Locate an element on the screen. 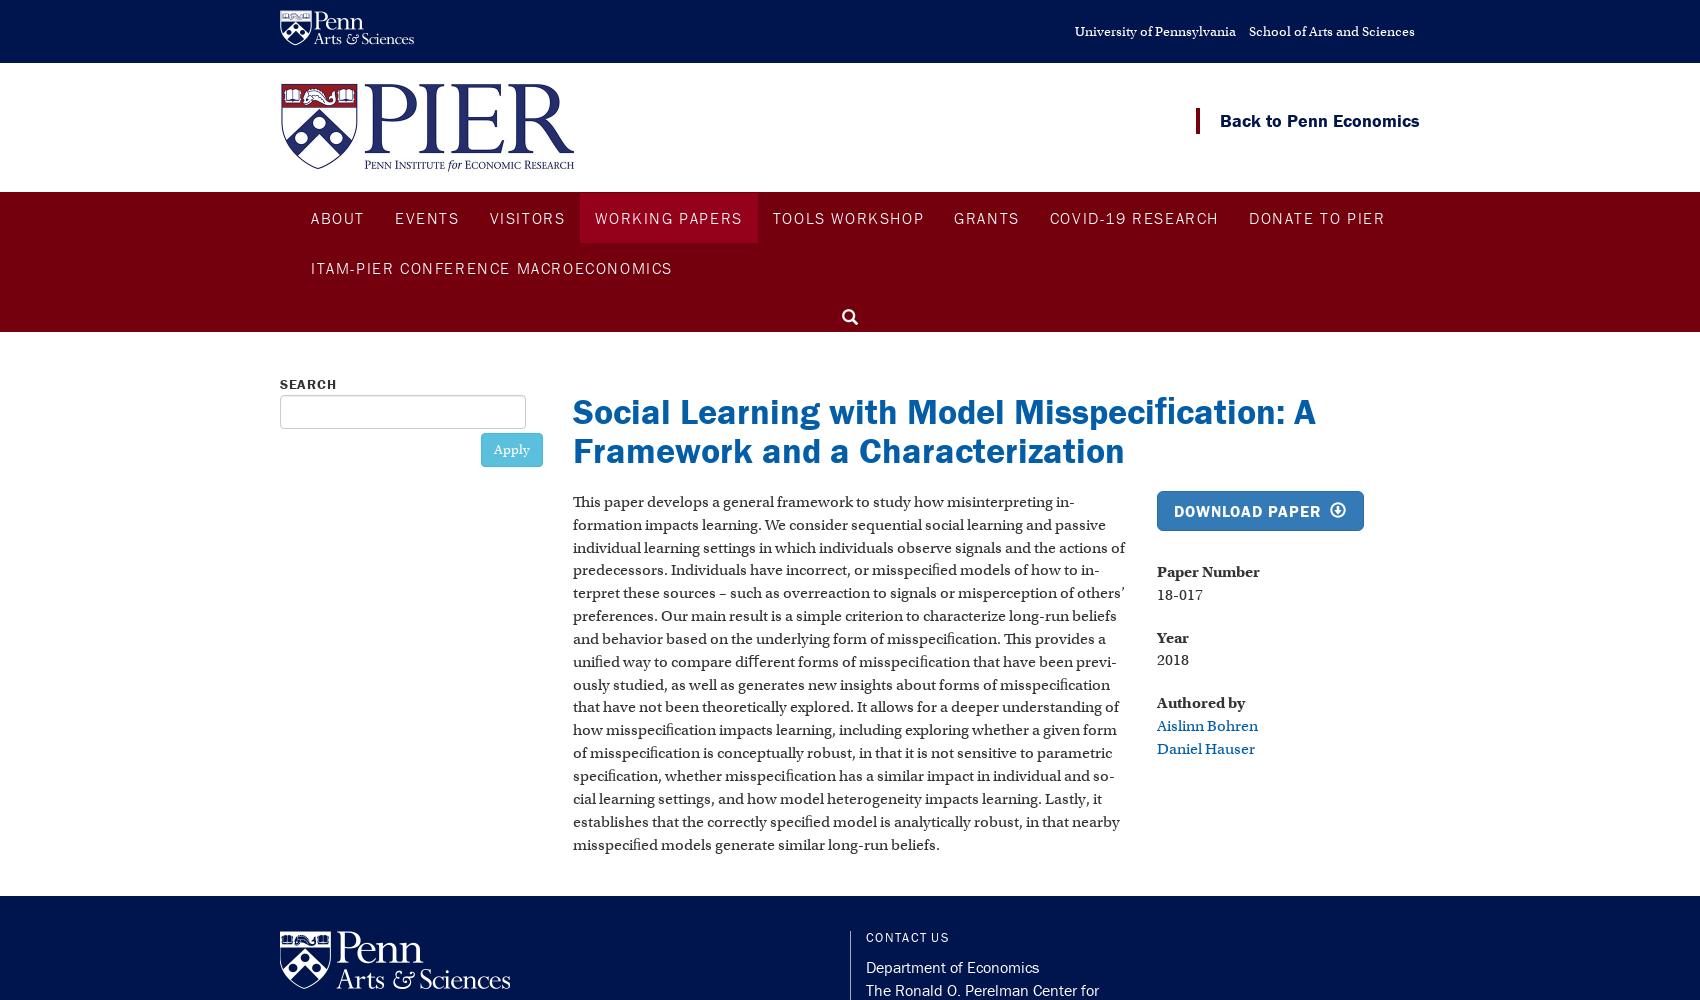  'Working Papers' is located at coordinates (668, 216).